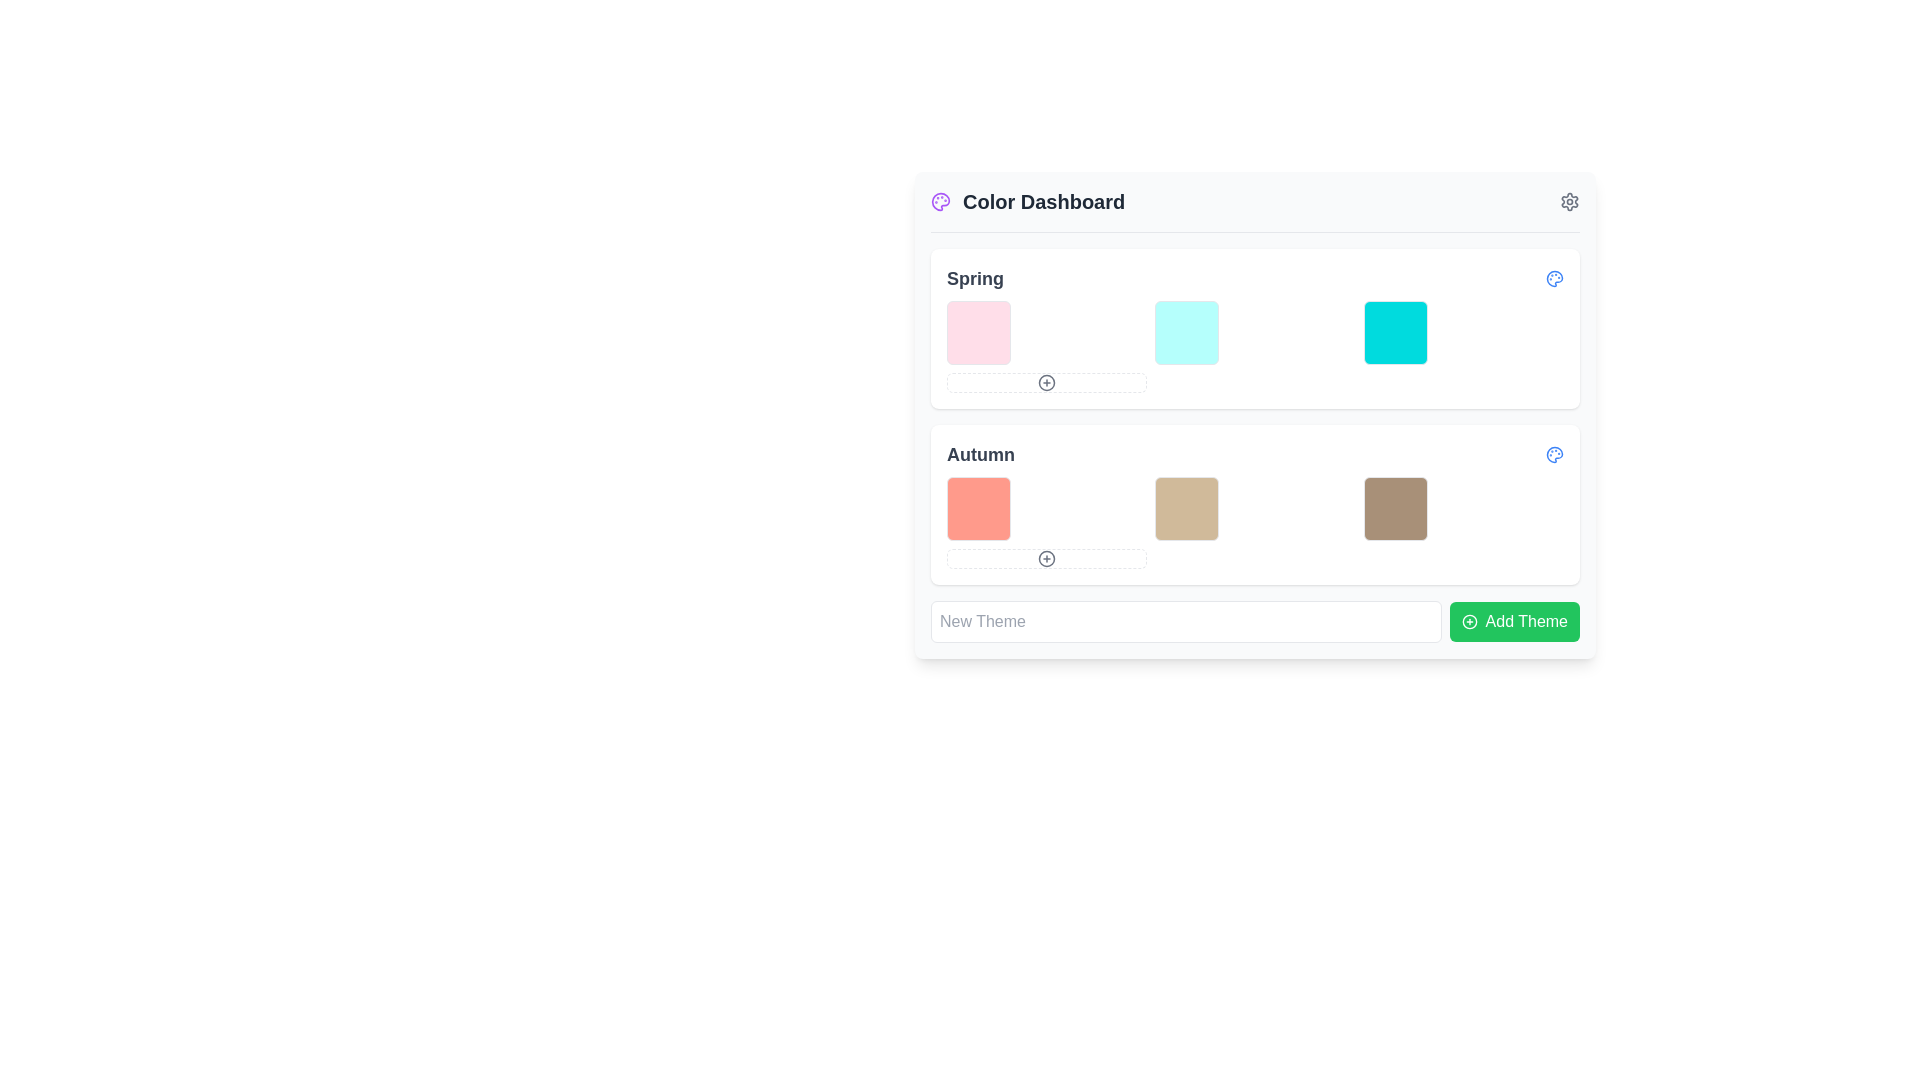  Describe the element at coordinates (939, 201) in the screenshot. I see `the SVG-based icon located to the left of the 'Color Dashboard' text in the header section of the interface` at that location.